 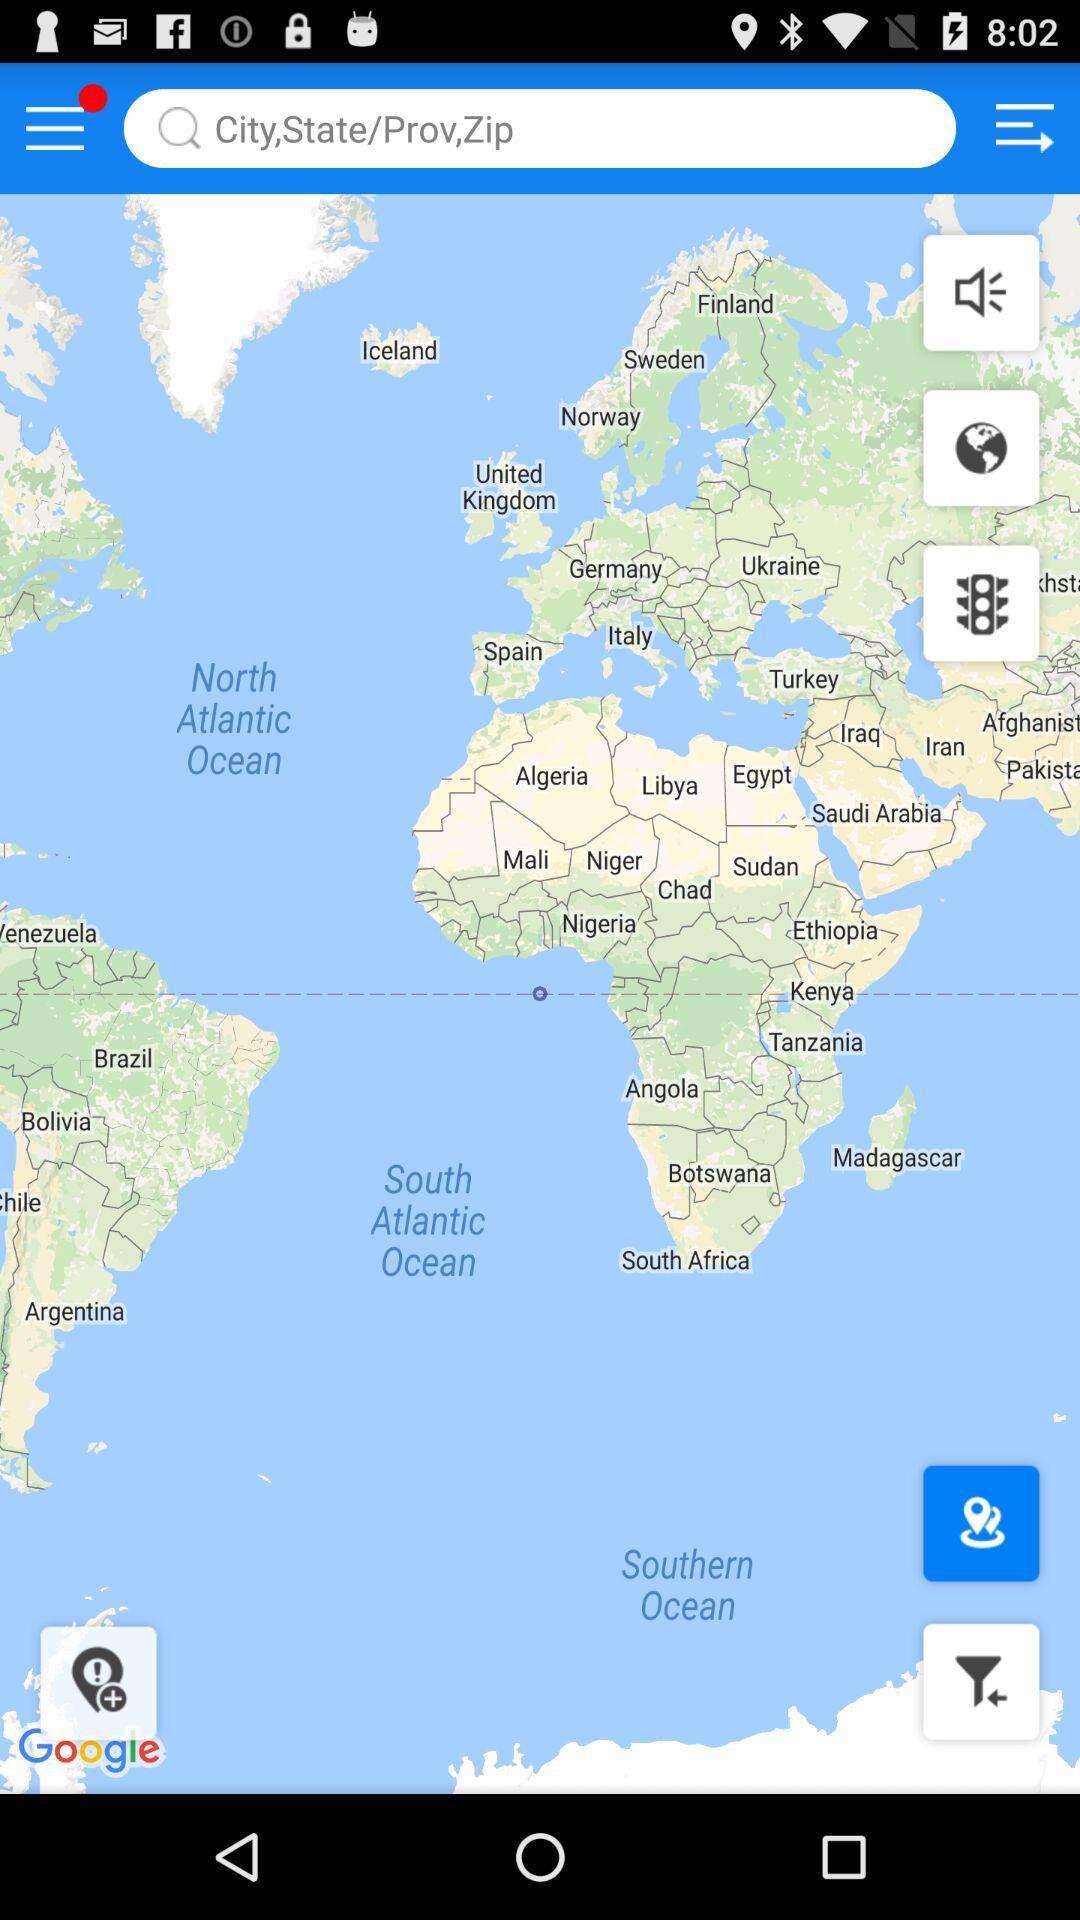 I want to click on closer map, so click(x=980, y=1680).